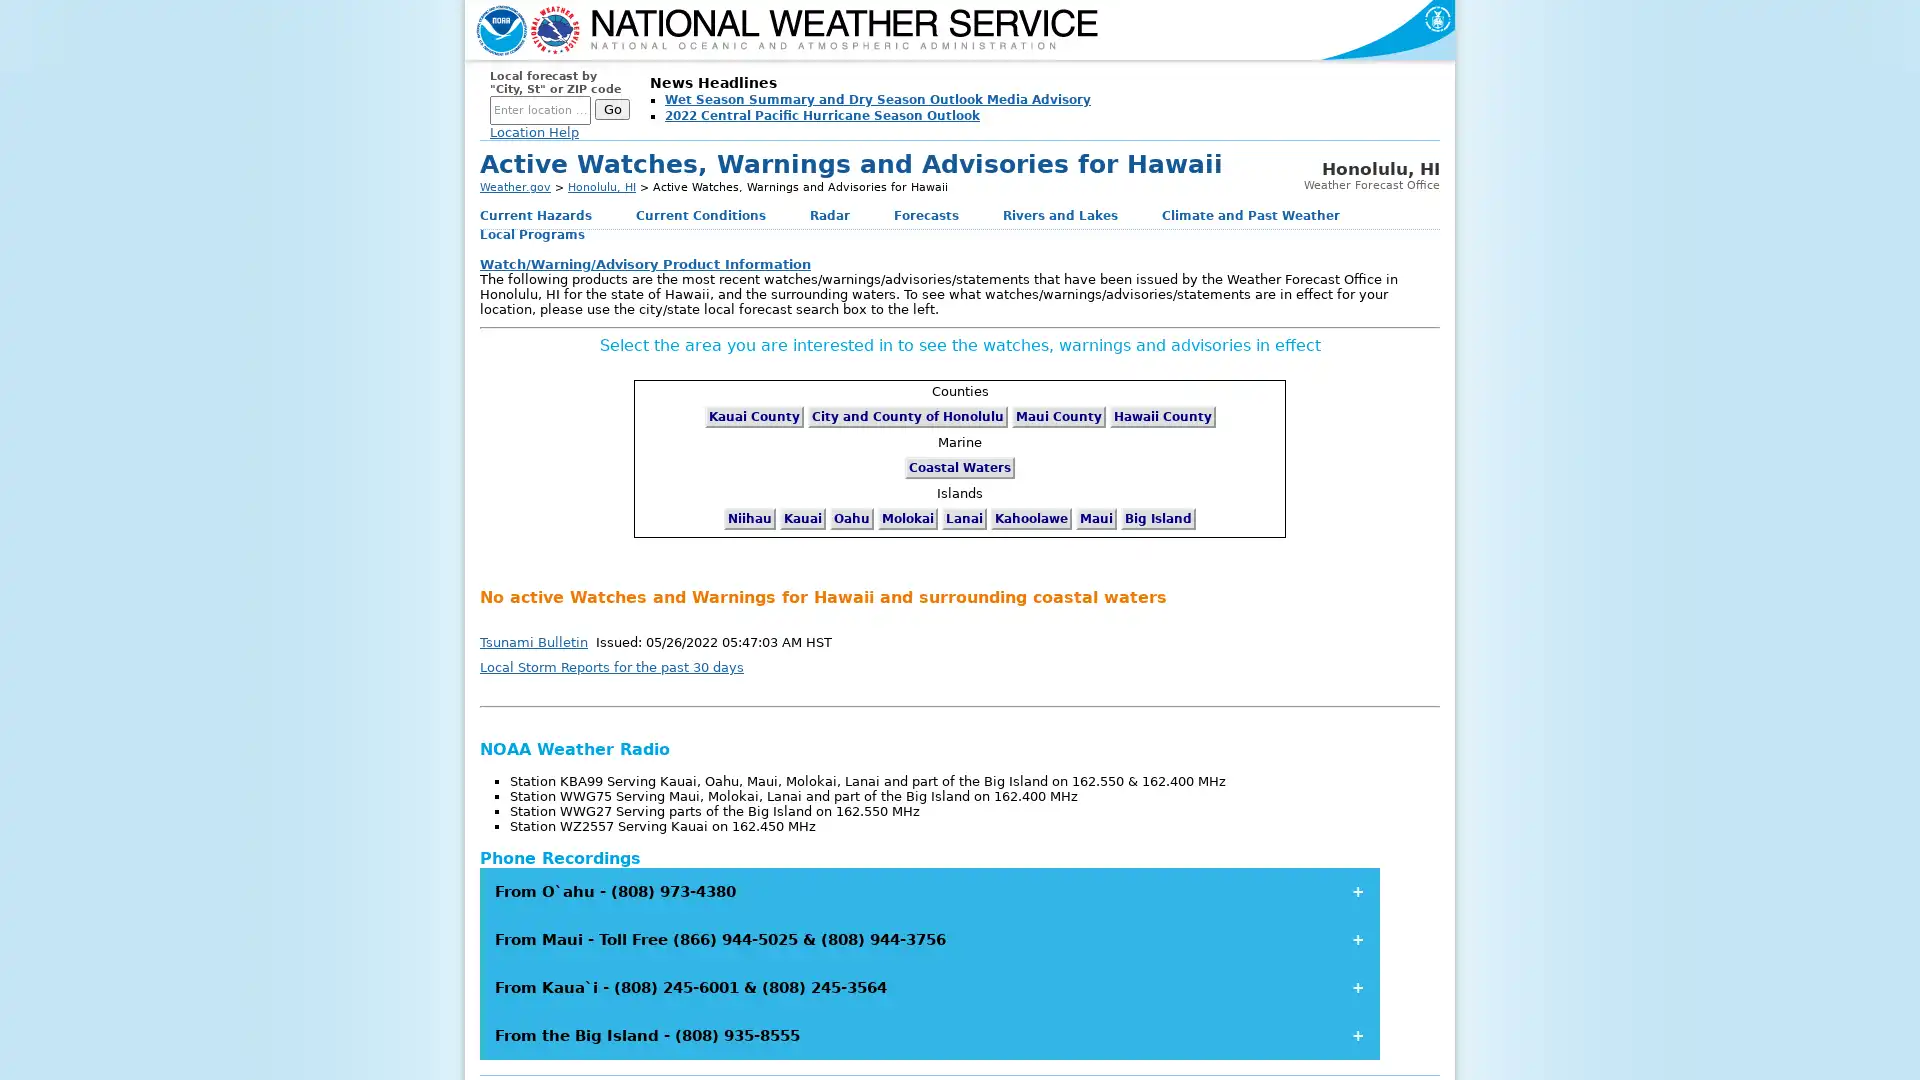 Image resolution: width=1920 pixels, height=1080 pixels. What do you see at coordinates (611, 109) in the screenshot?
I see `Go` at bounding box center [611, 109].